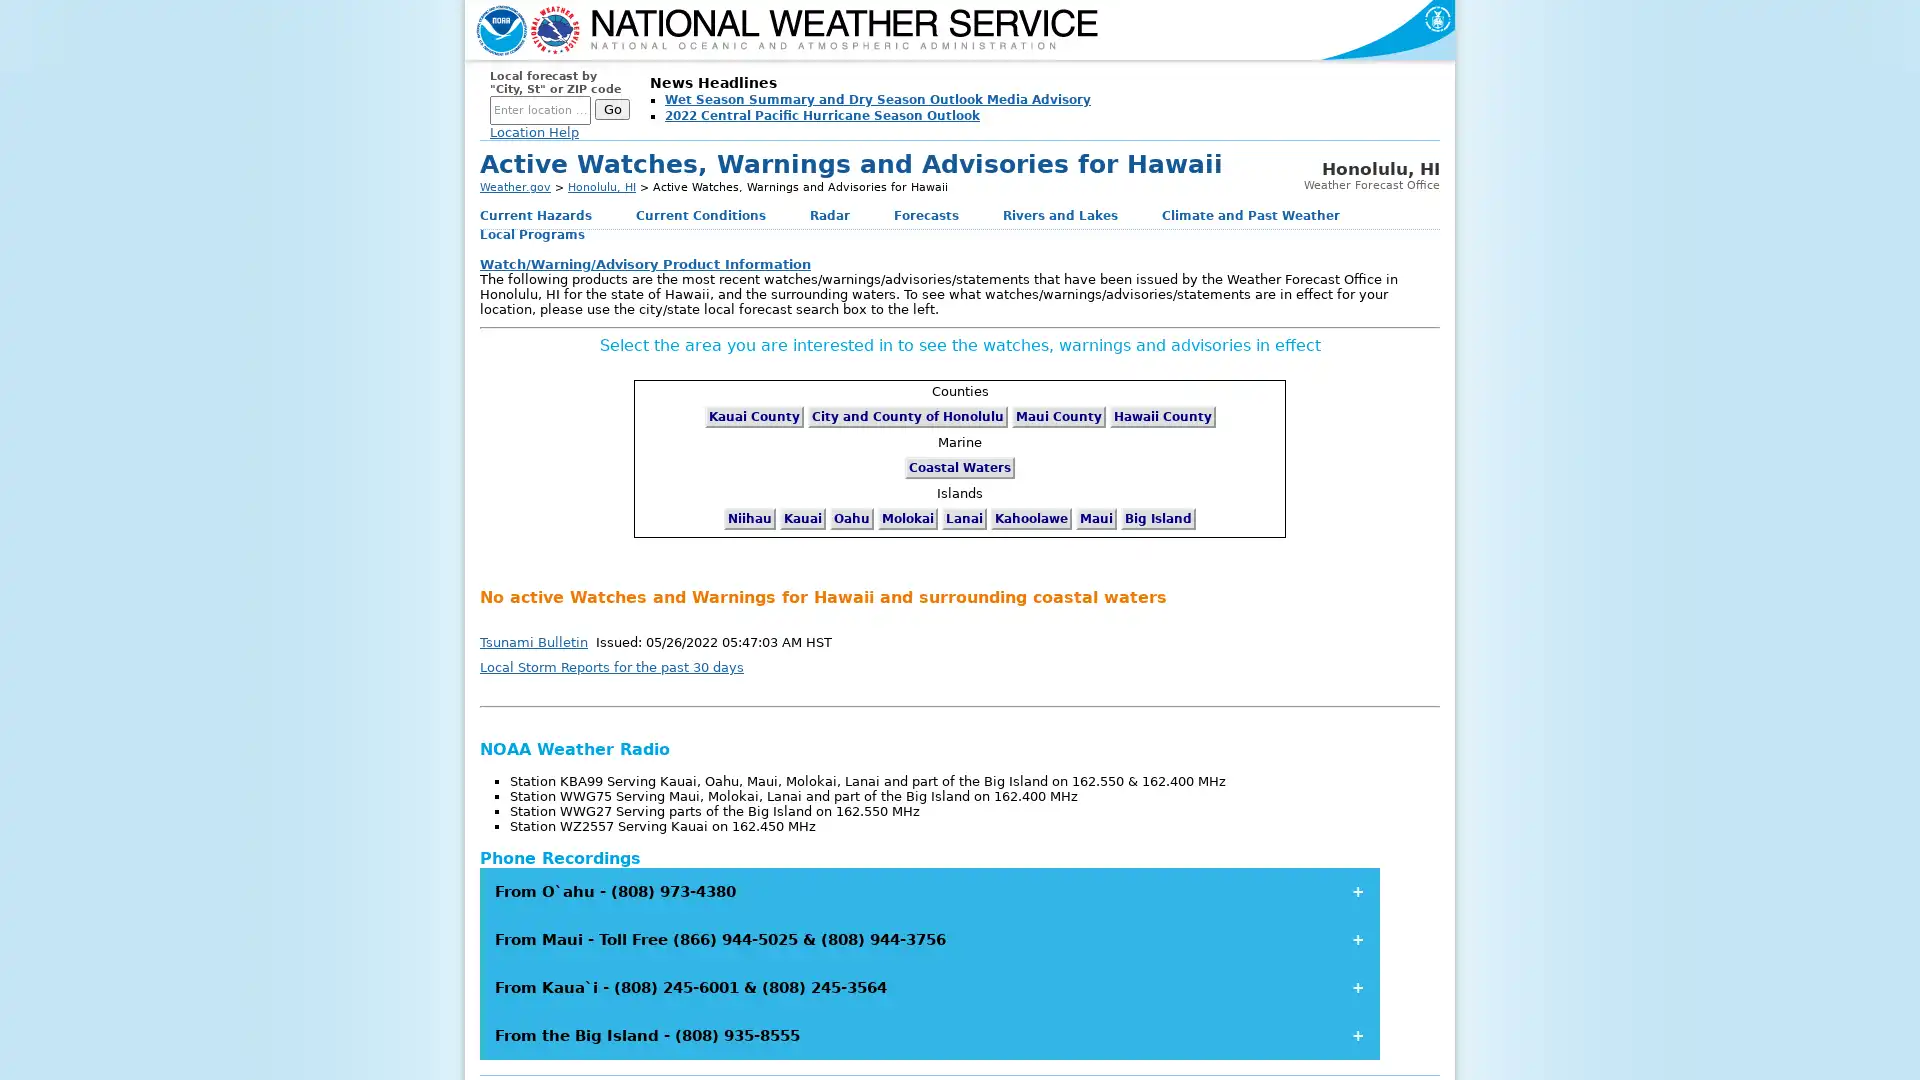 Image resolution: width=1920 pixels, height=1080 pixels. What do you see at coordinates (611, 109) in the screenshot?
I see `Go` at bounding box center [611, 109].